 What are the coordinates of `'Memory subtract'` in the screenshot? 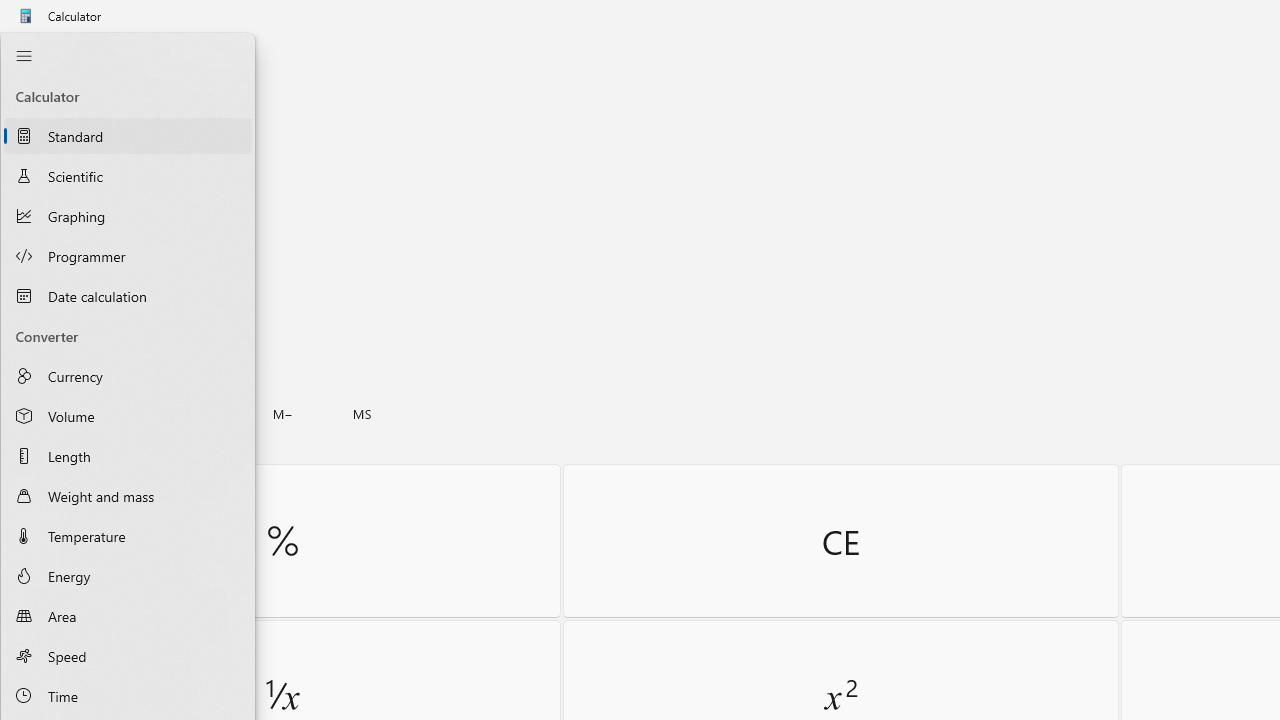 It's located at (282, 413).